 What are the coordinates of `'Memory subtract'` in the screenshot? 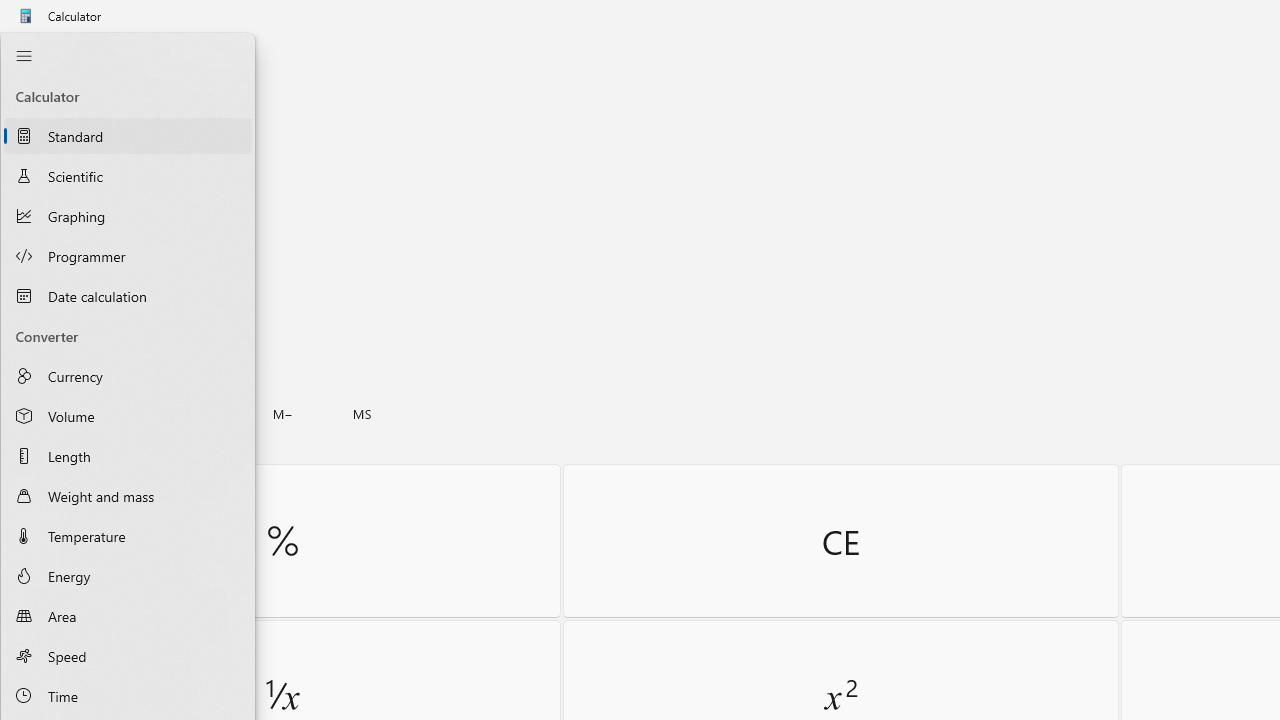 It's located at (282, 413).